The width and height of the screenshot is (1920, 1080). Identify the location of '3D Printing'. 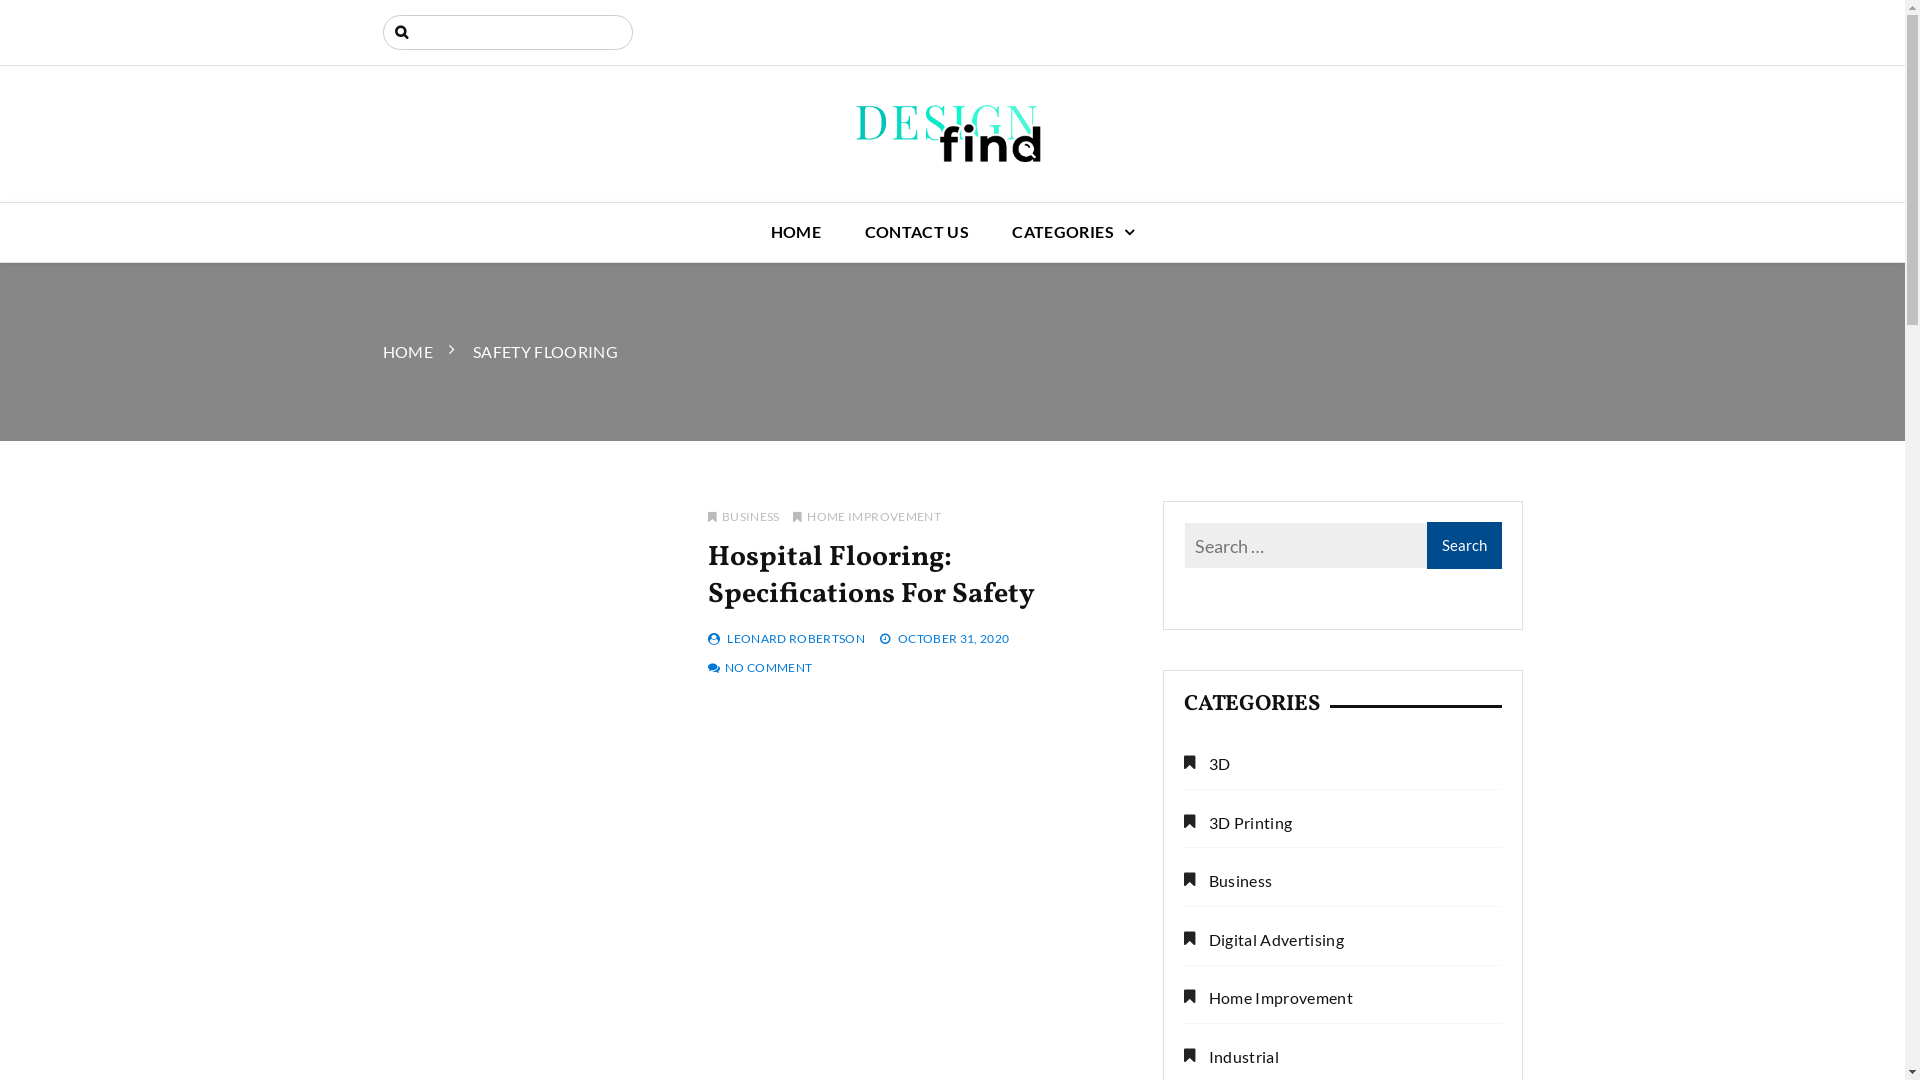
(1237, 823).